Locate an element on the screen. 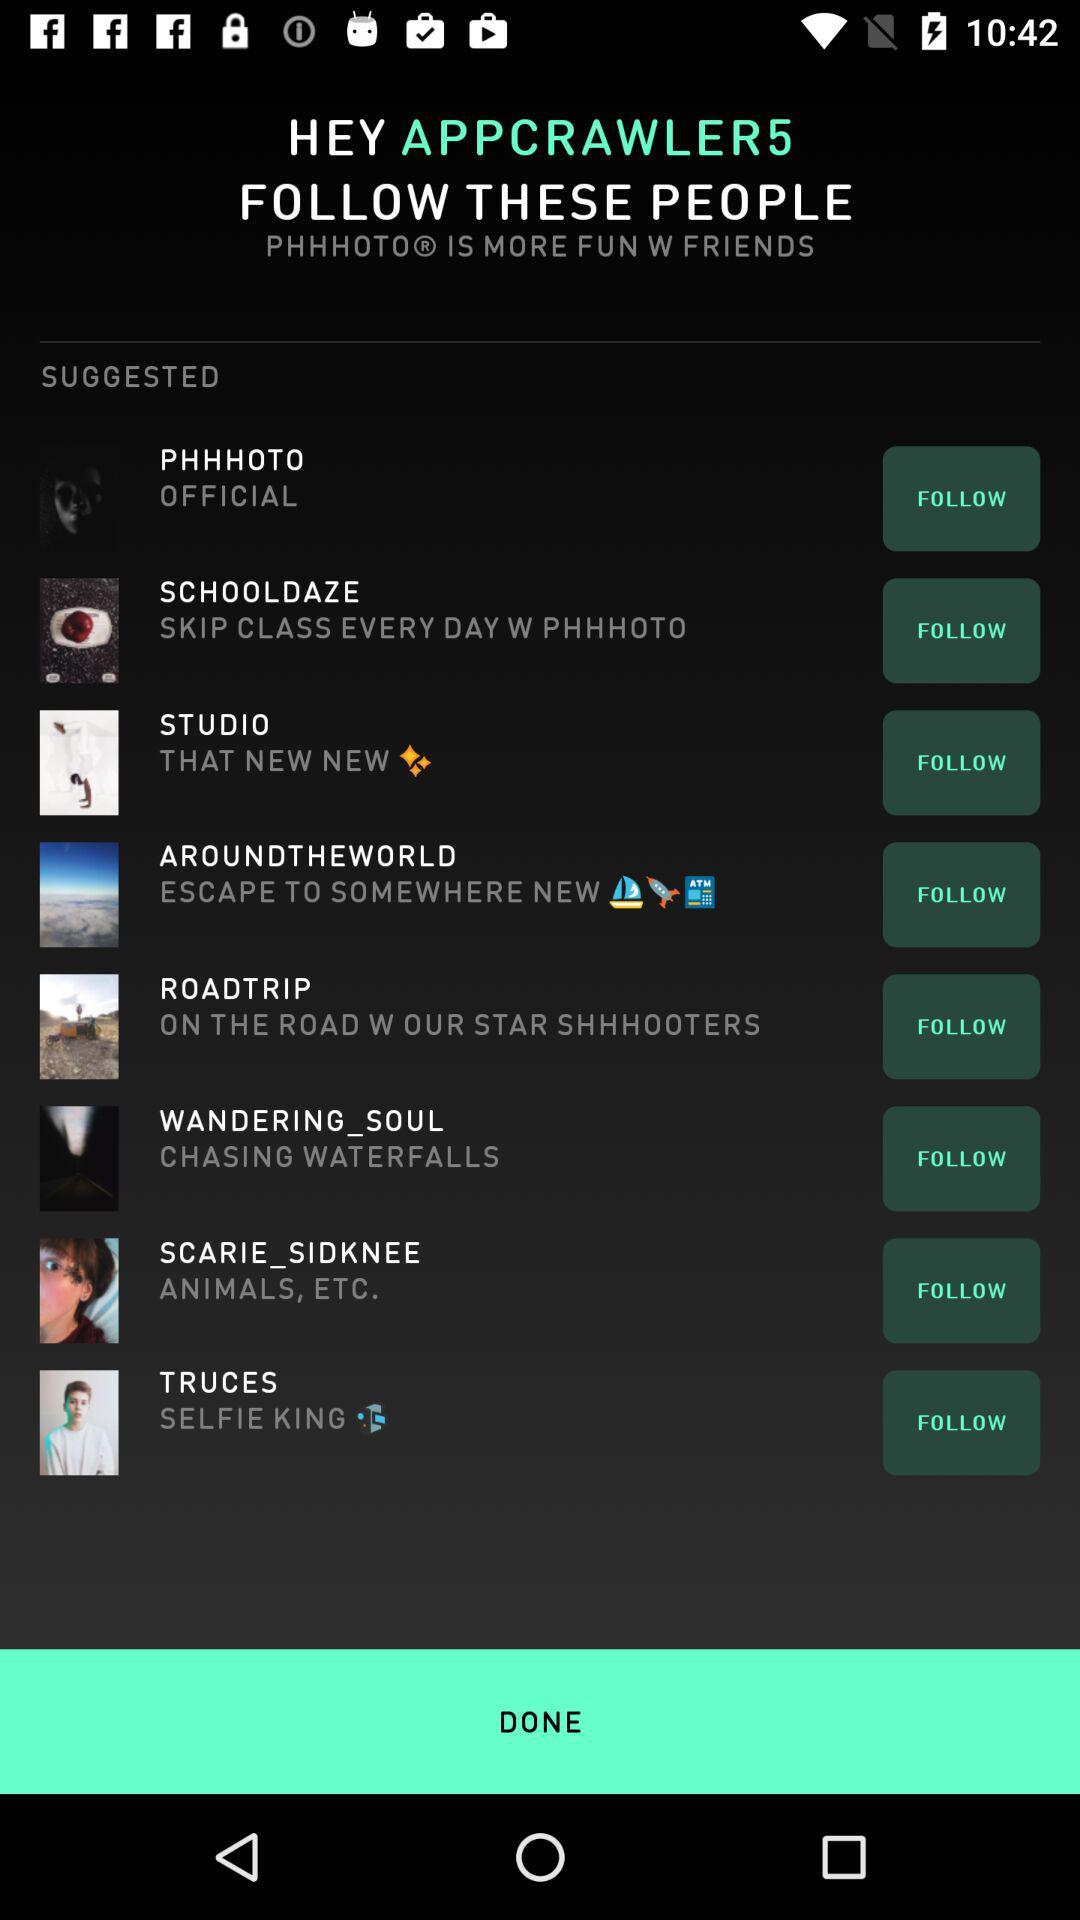  finish following people is located at coordinates (540, 1679).